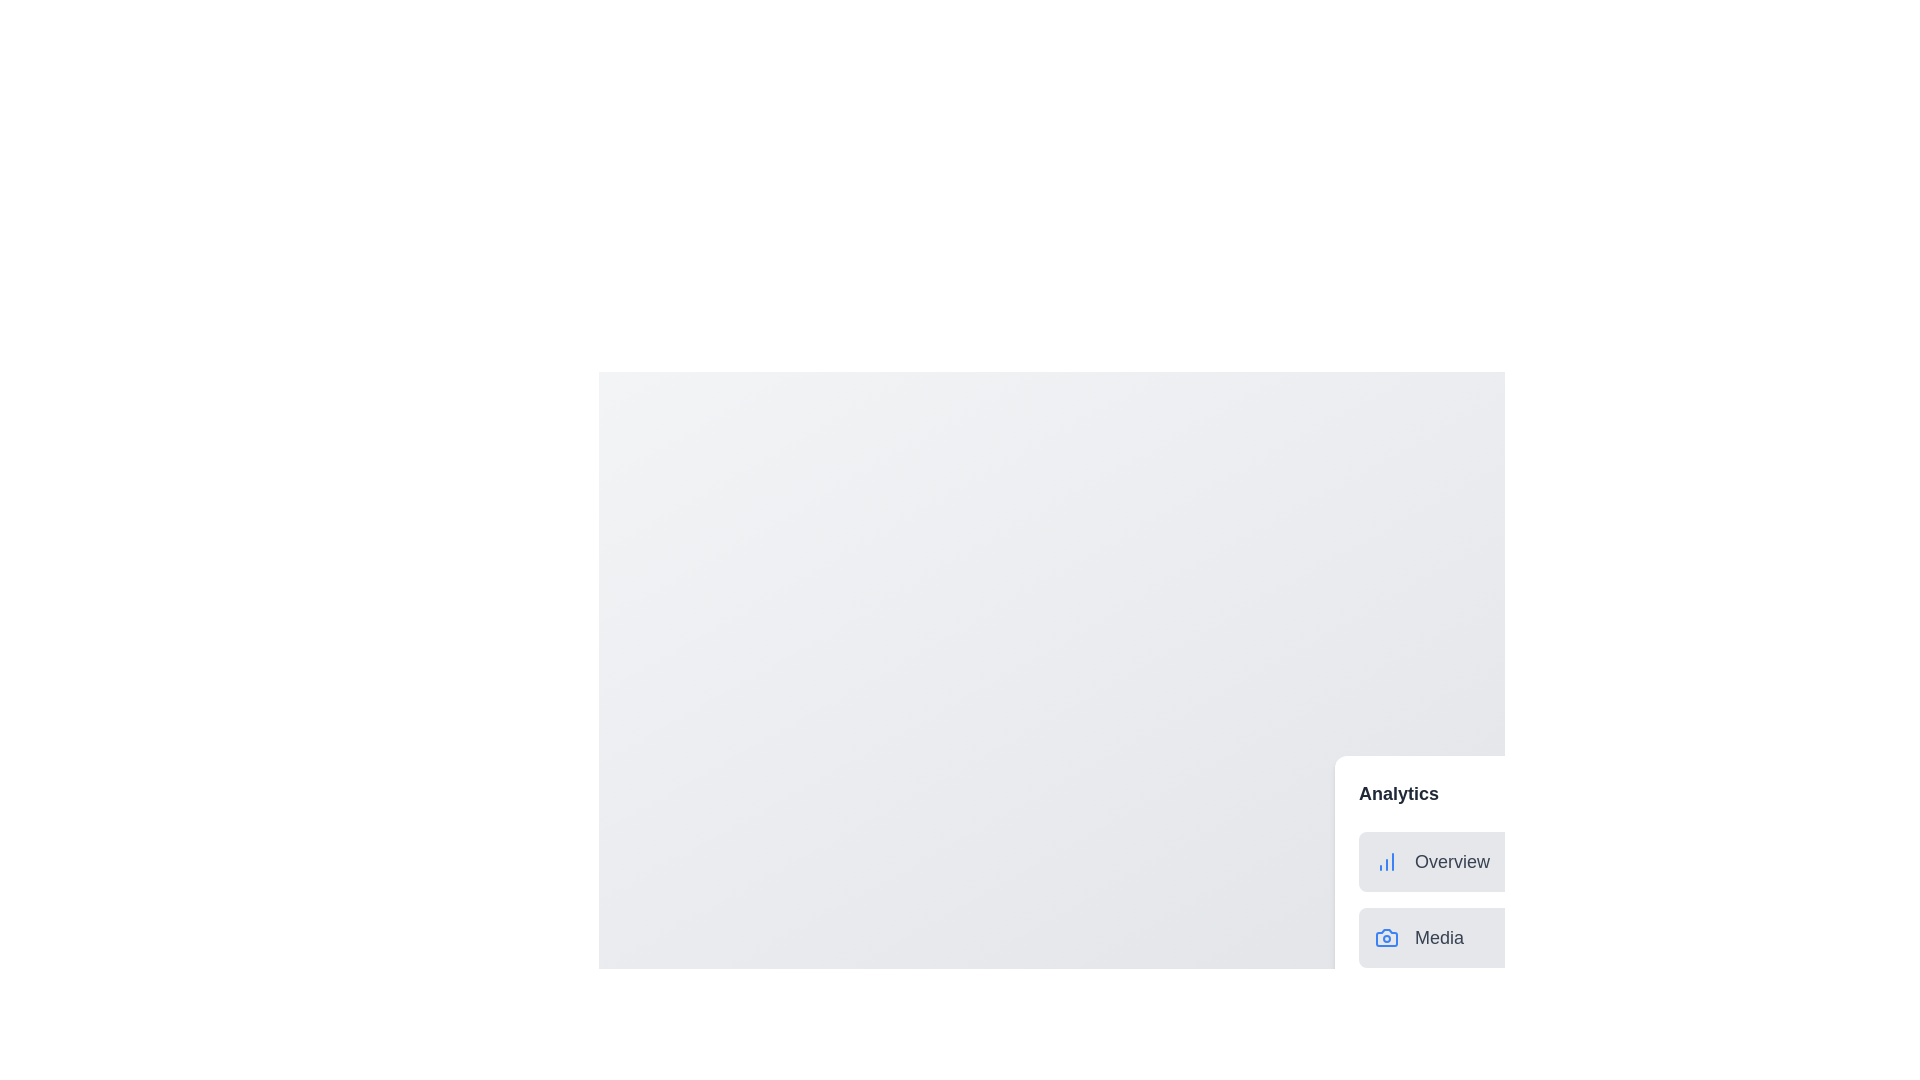 This screenshot has width=1920, height=1080. Describe the element at coordinates (1558, 860) in the screenshot. I see `the Overview section to navigate` at that location.